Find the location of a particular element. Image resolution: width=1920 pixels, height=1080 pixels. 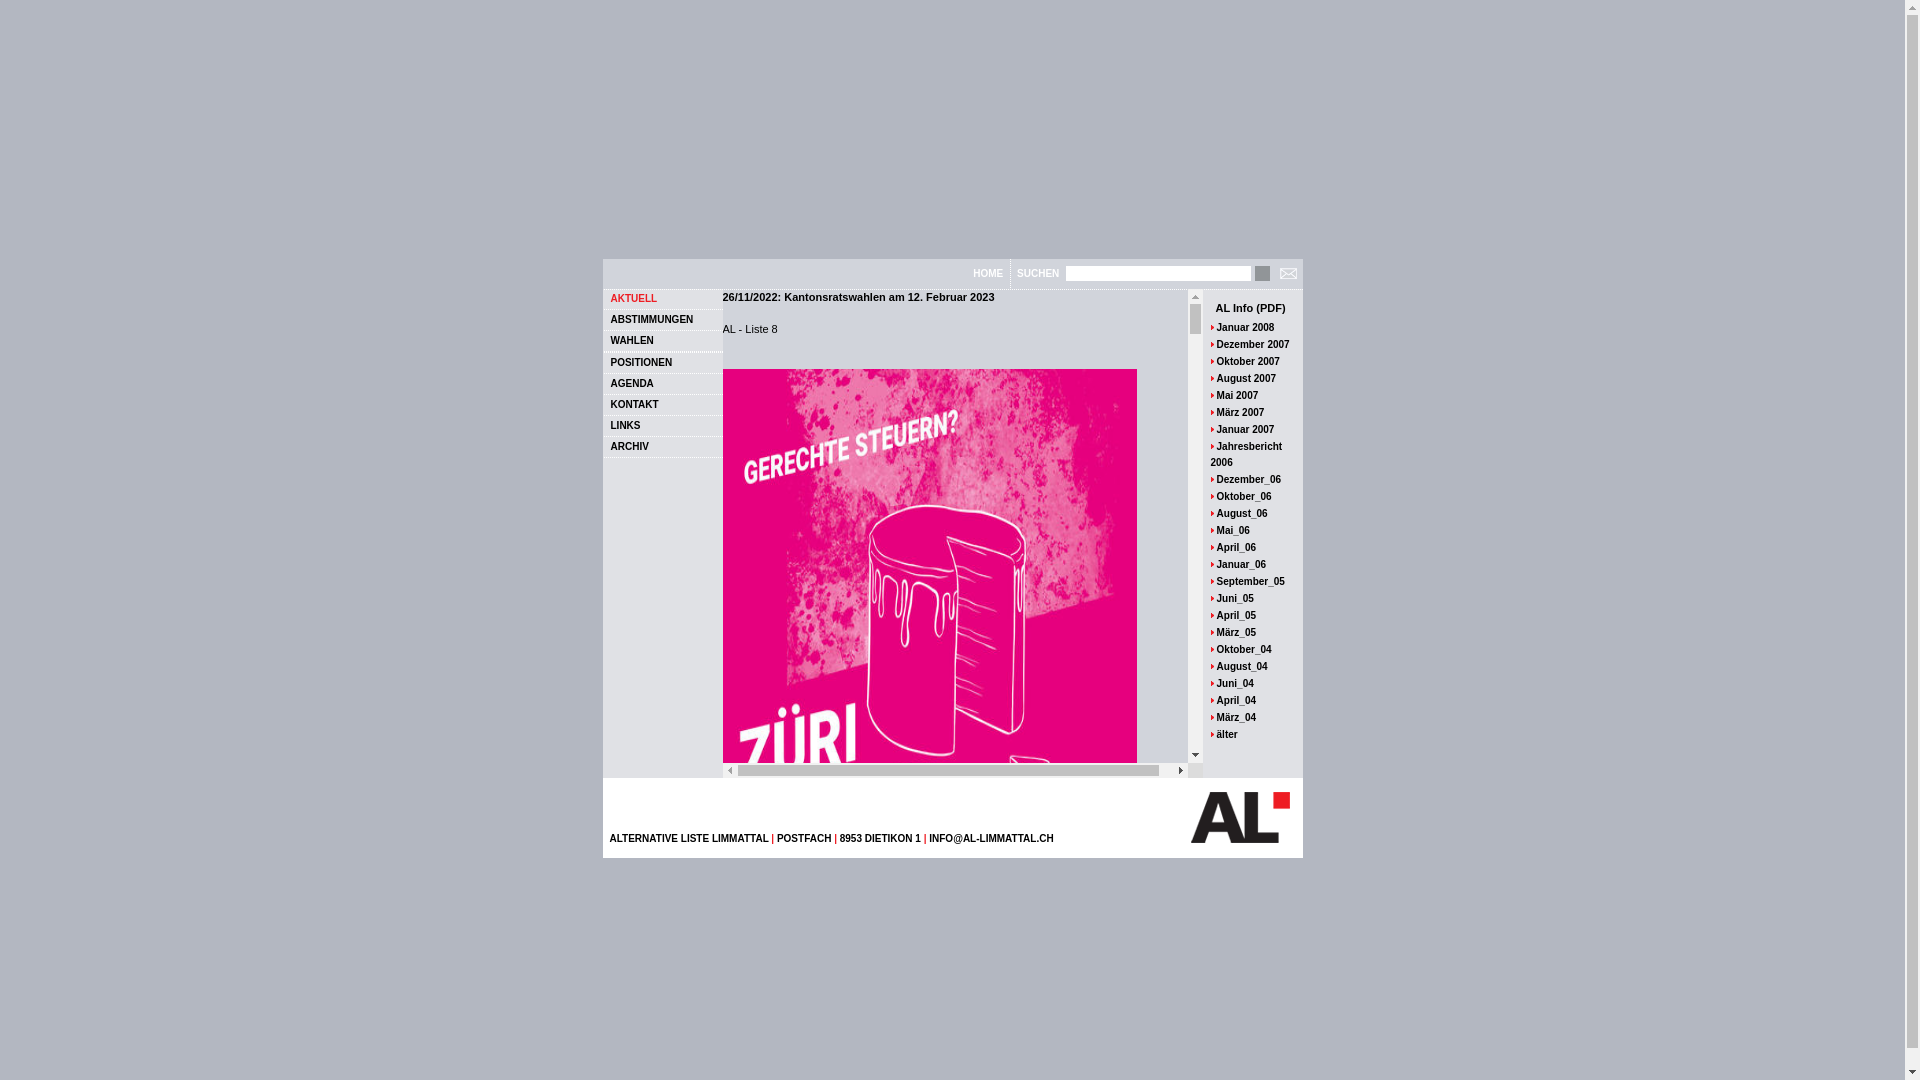

'AKTUELL' is located at coordinates (608, 297).